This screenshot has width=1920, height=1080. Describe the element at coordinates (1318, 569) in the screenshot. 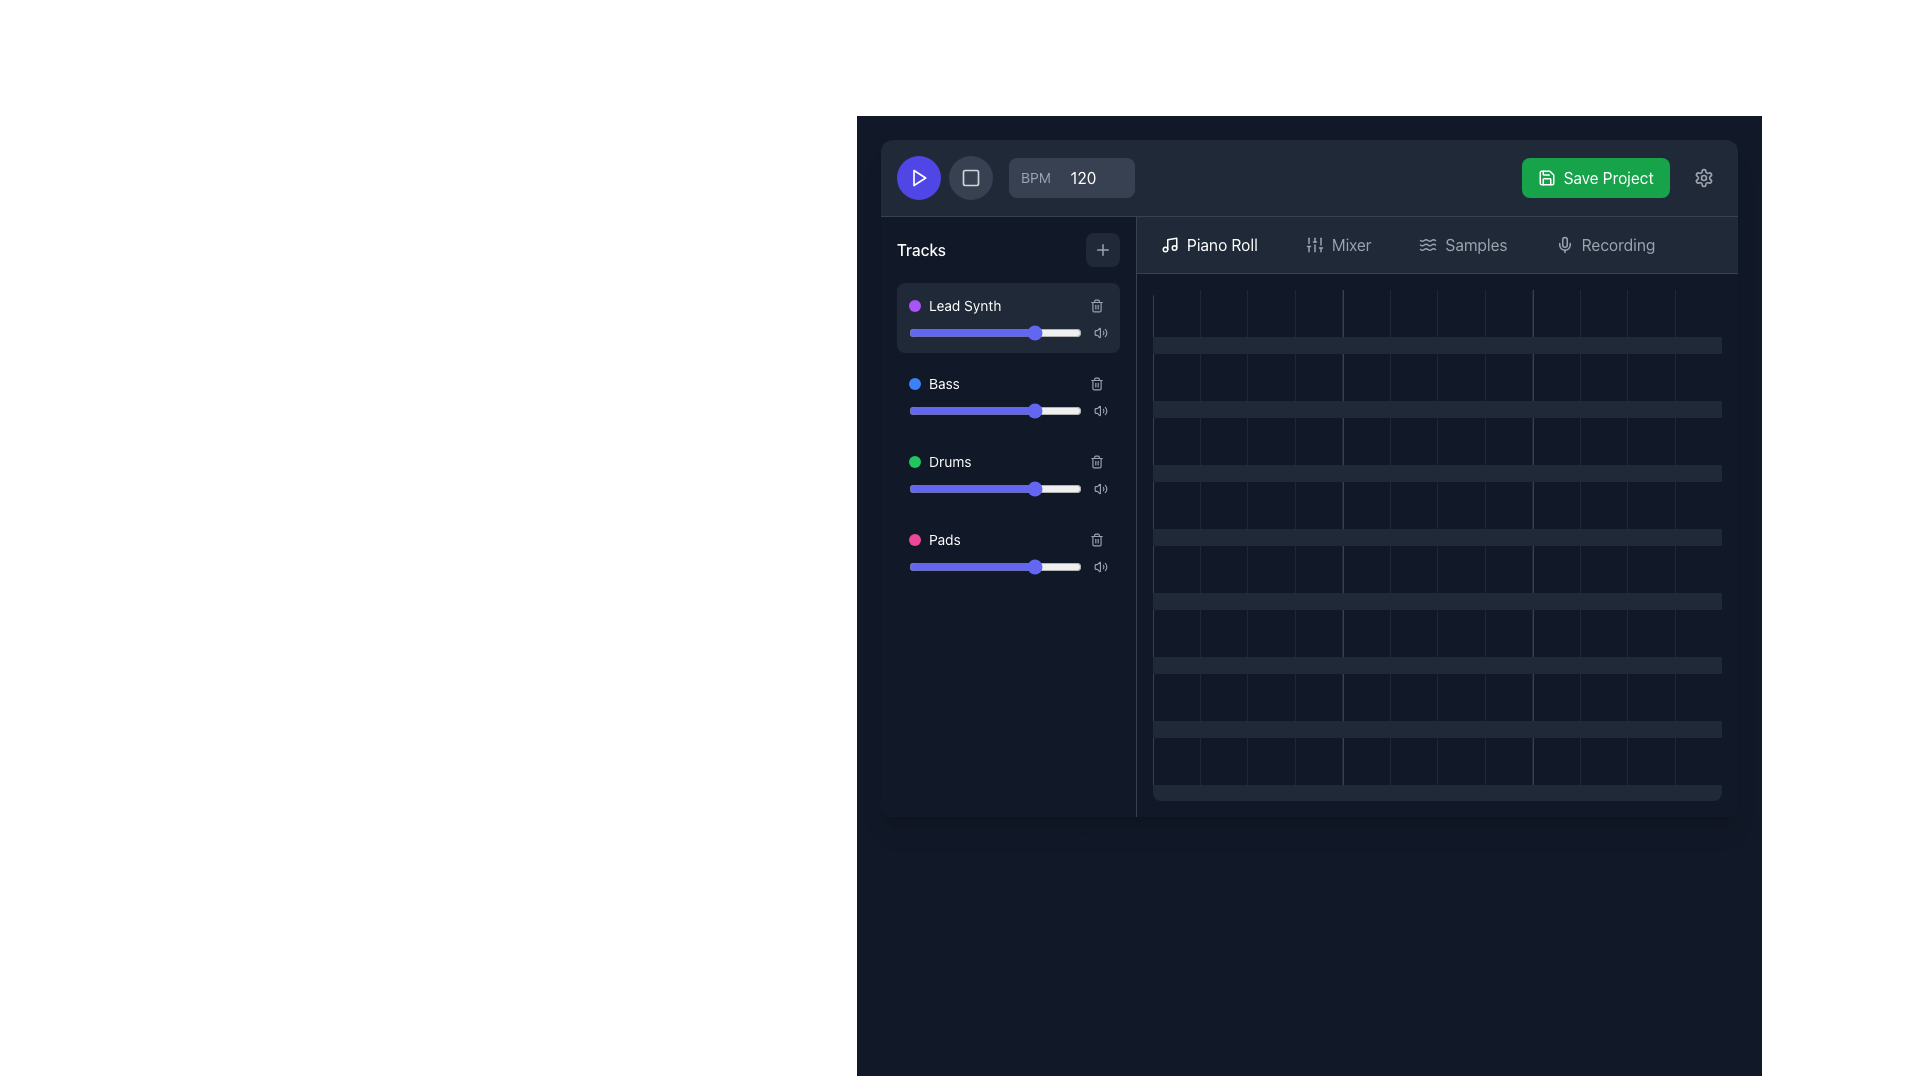

I see `the dark gray square block in the fourth column of the twelfth row in the grid layout` at that location.